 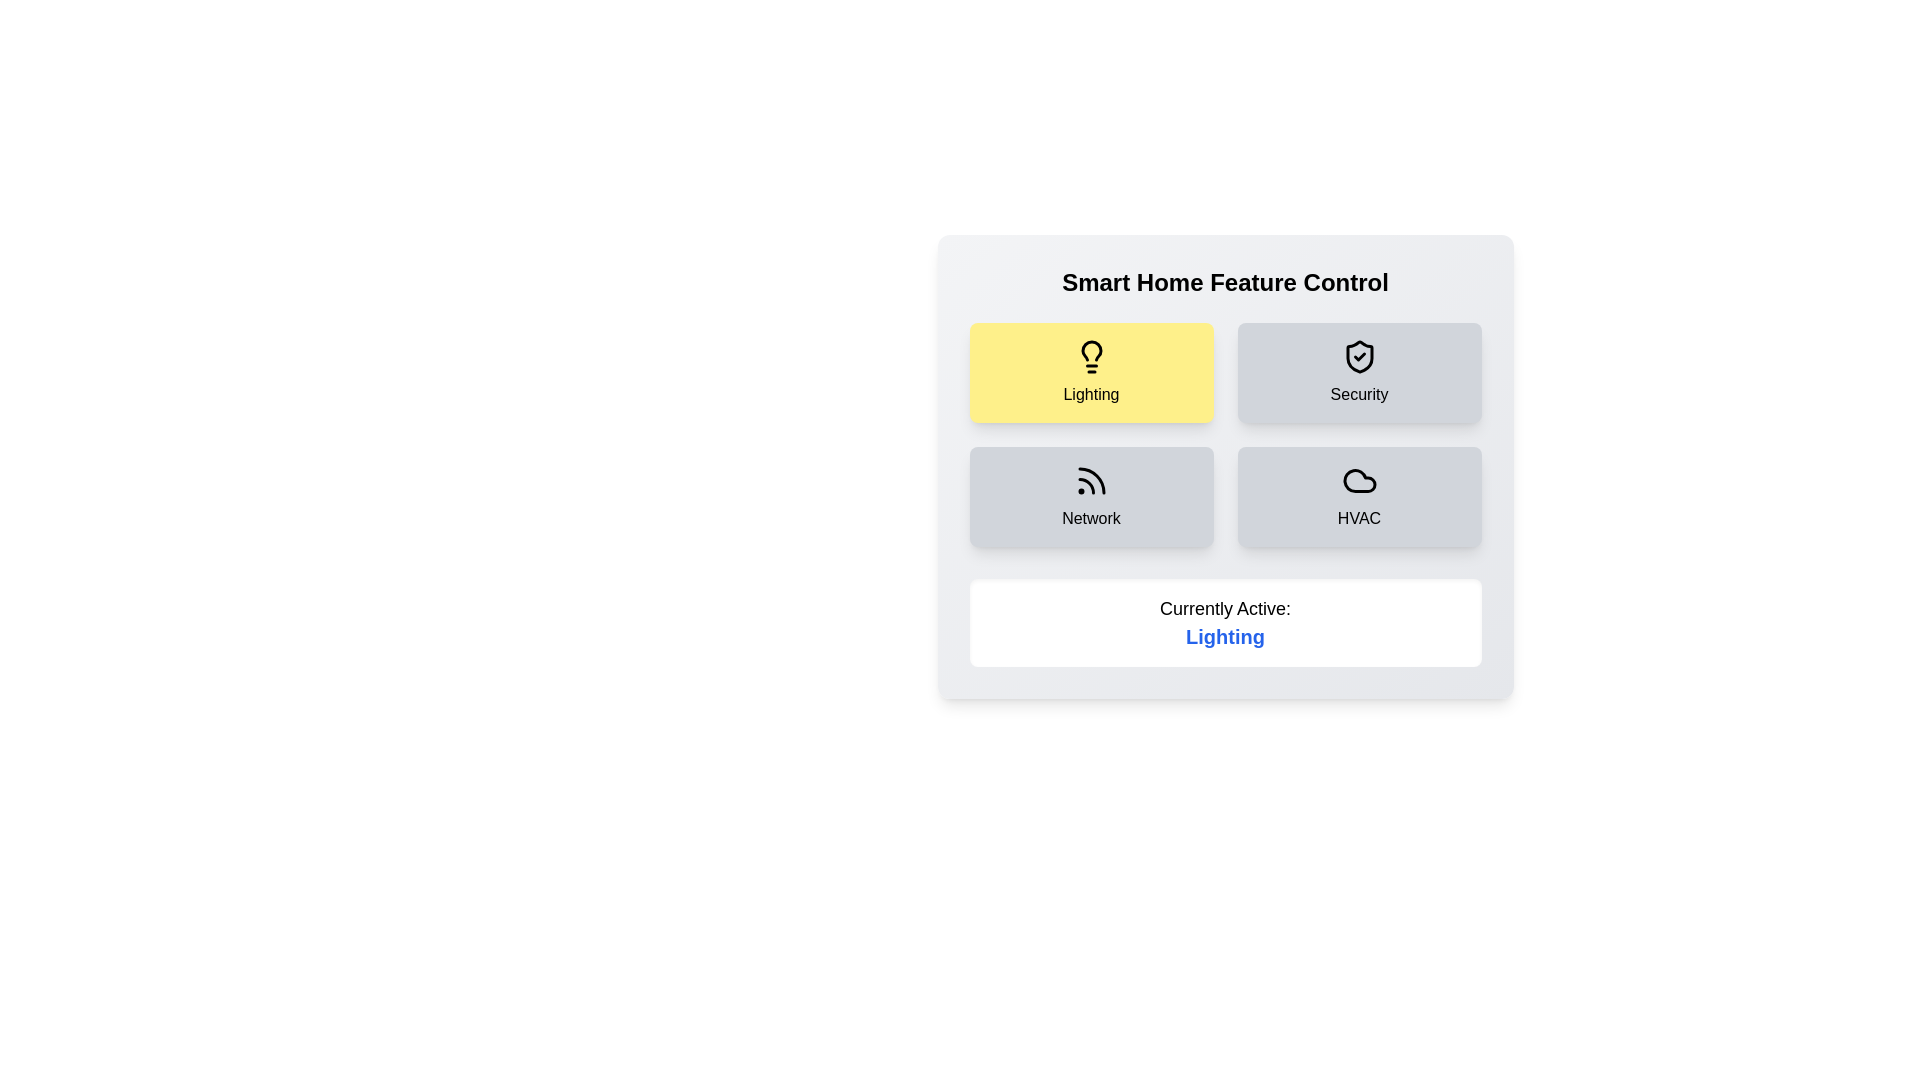 What do you see at coordinates (1359, 496) in the screenshot?
I see `the button corresponding to the feature HVAC` at bounding box center [1359, 496].